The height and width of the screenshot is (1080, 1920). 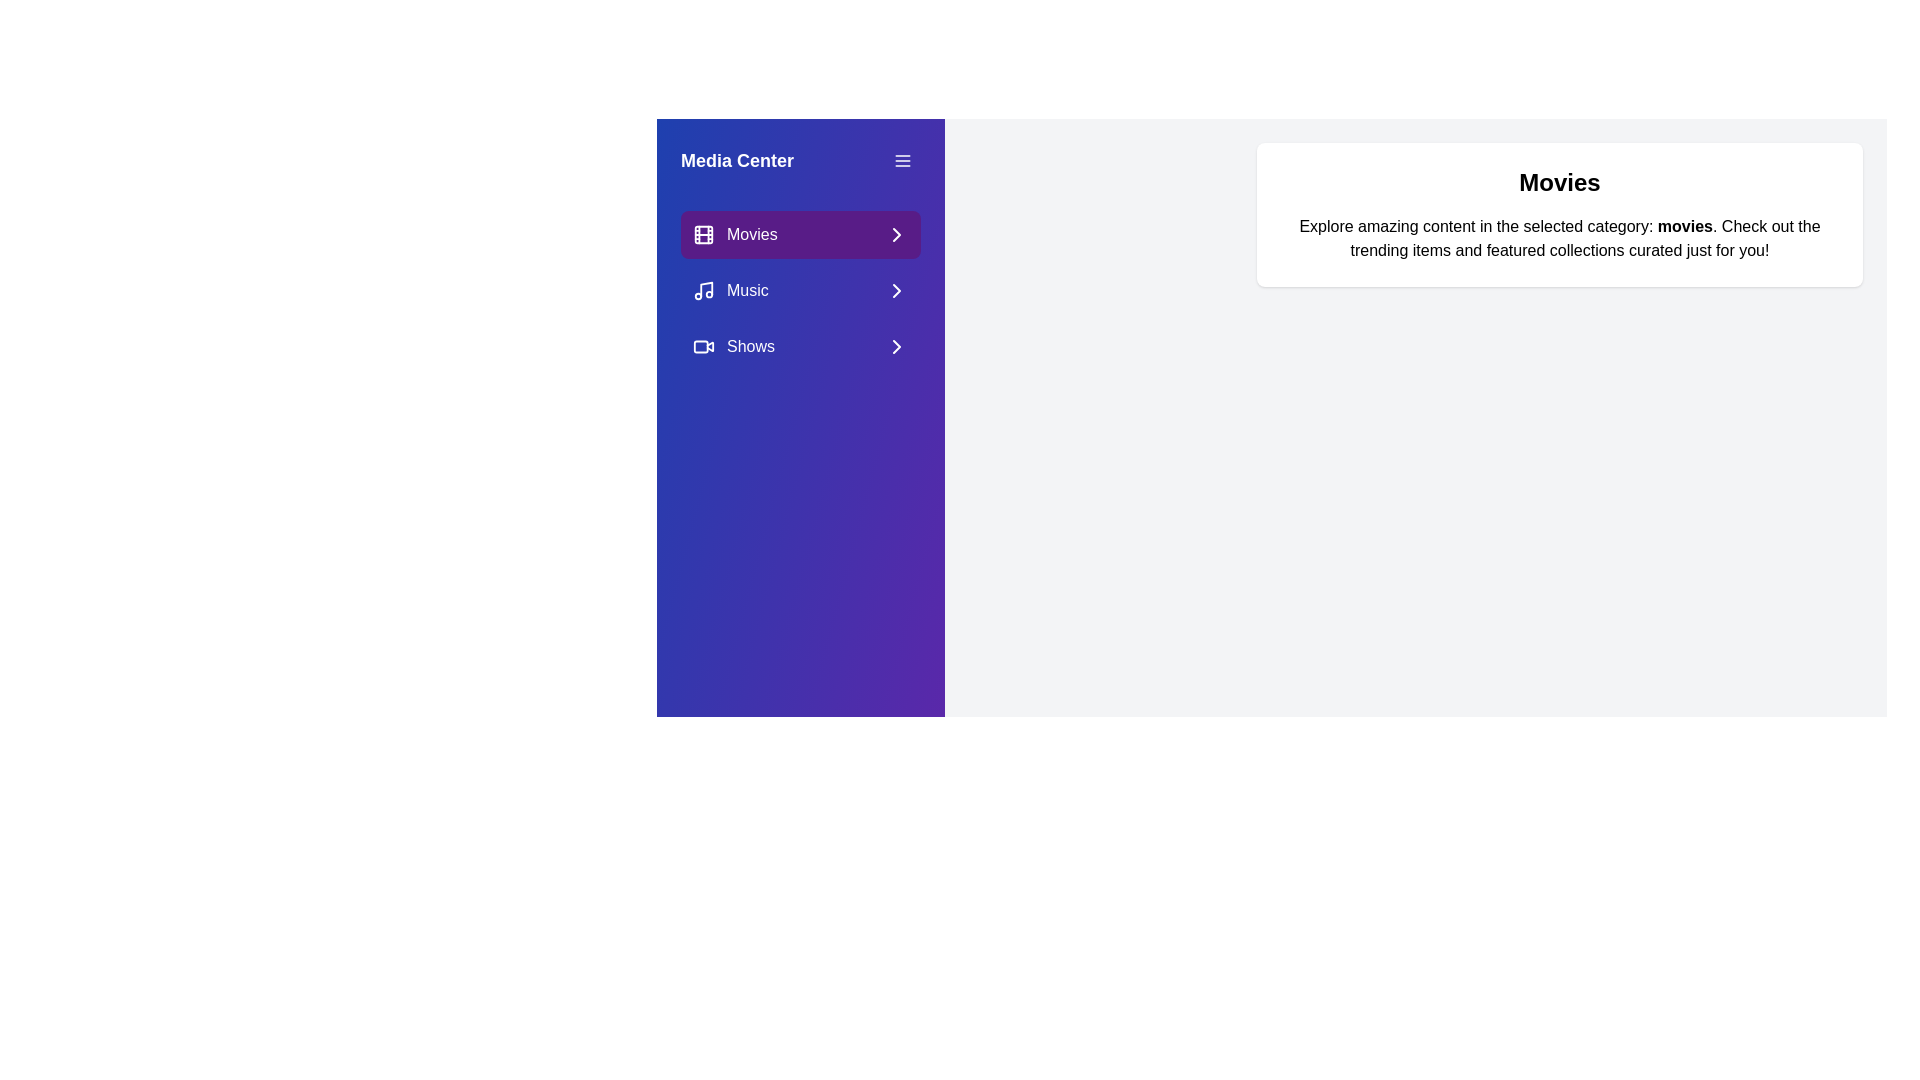 I want to click on the third chevron icon in the left vertical sidebar, which is positioned right next to the 'Shows' text, so click(x=896, y=346).